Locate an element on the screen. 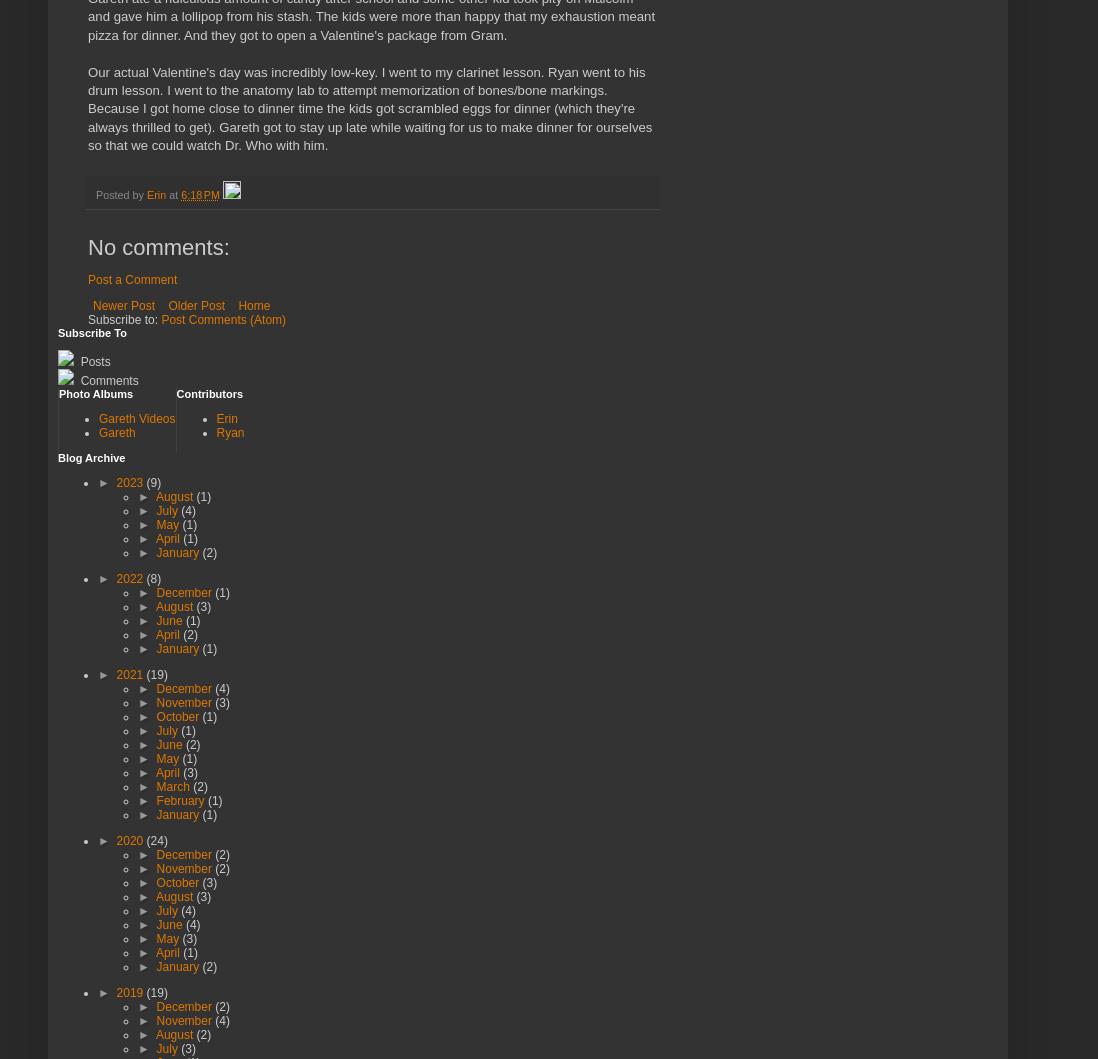  'Comments' is located at coordinates (75, 380).